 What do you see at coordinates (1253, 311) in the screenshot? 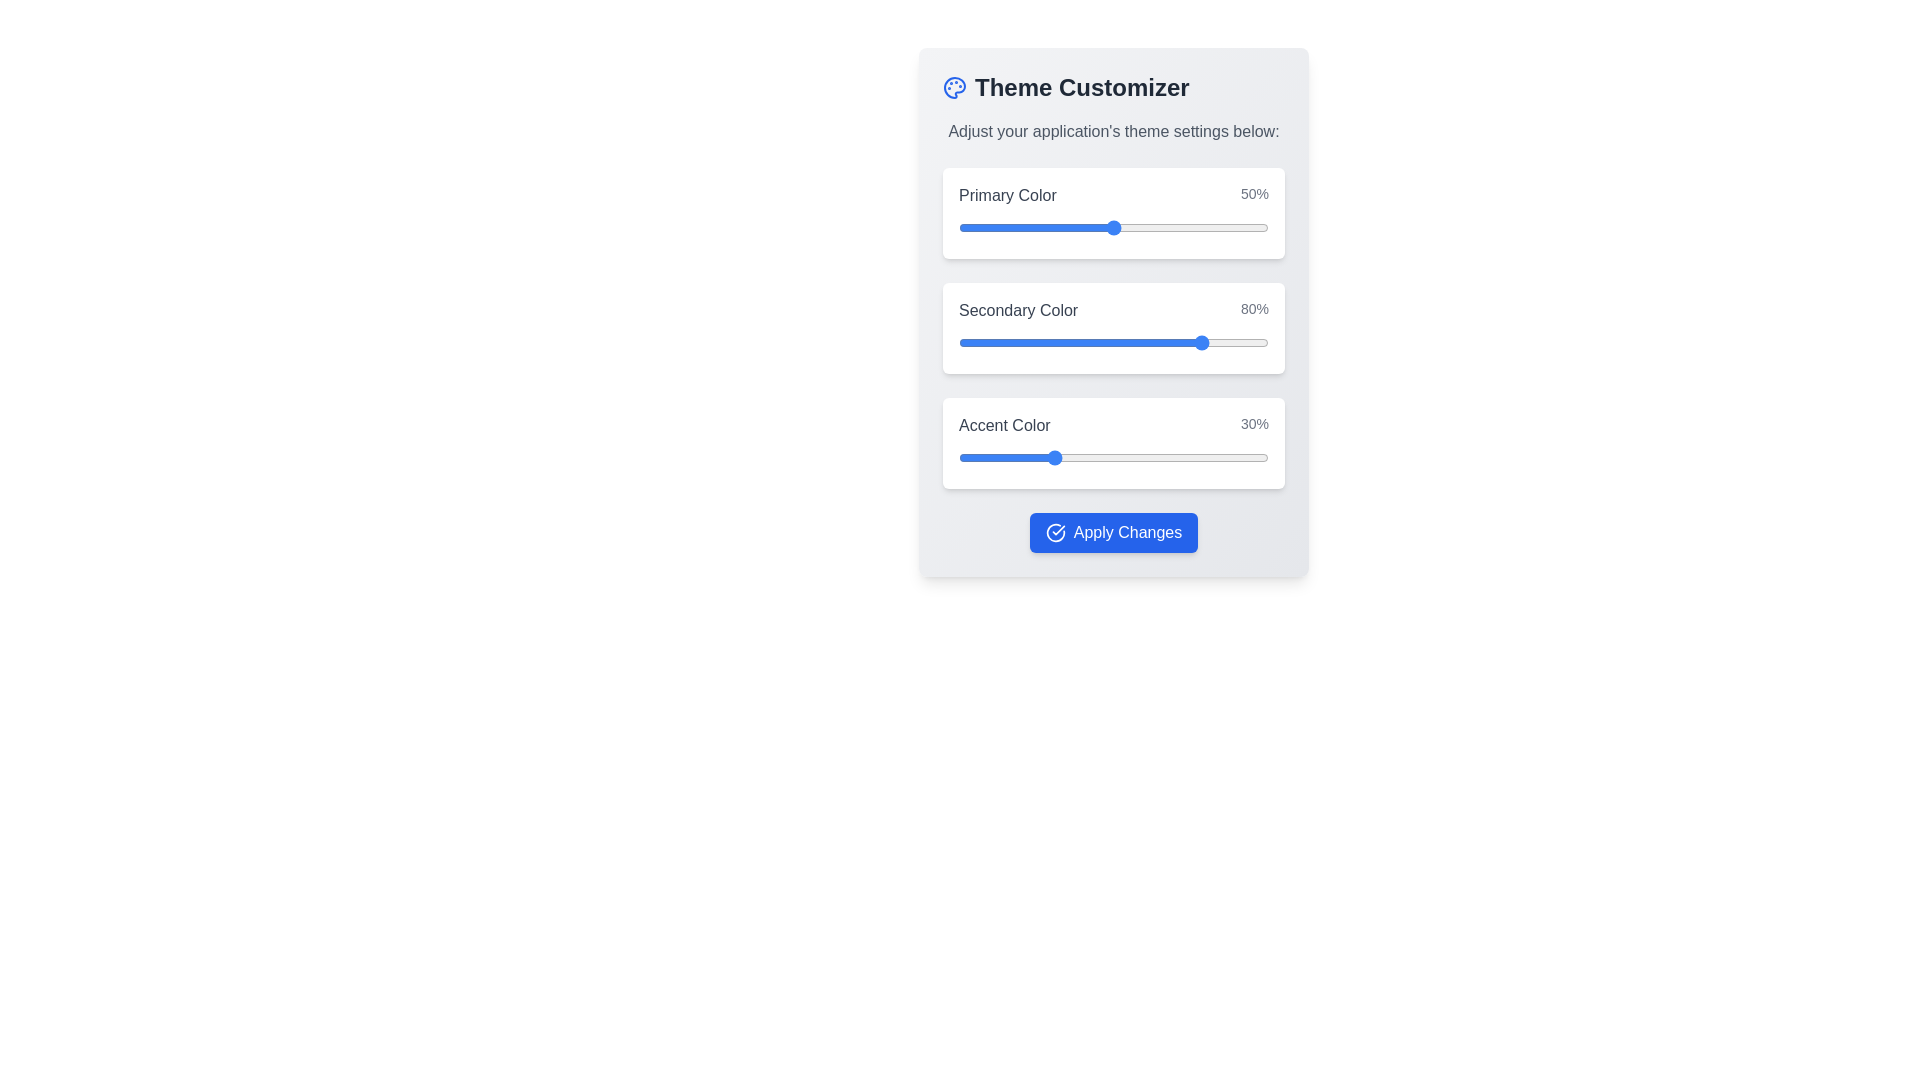
I see `the static text displaying '80%' which is located to the right of the 'Secondary Color' progress bar in the theme customization panel` at bounding box center [1253, 311].